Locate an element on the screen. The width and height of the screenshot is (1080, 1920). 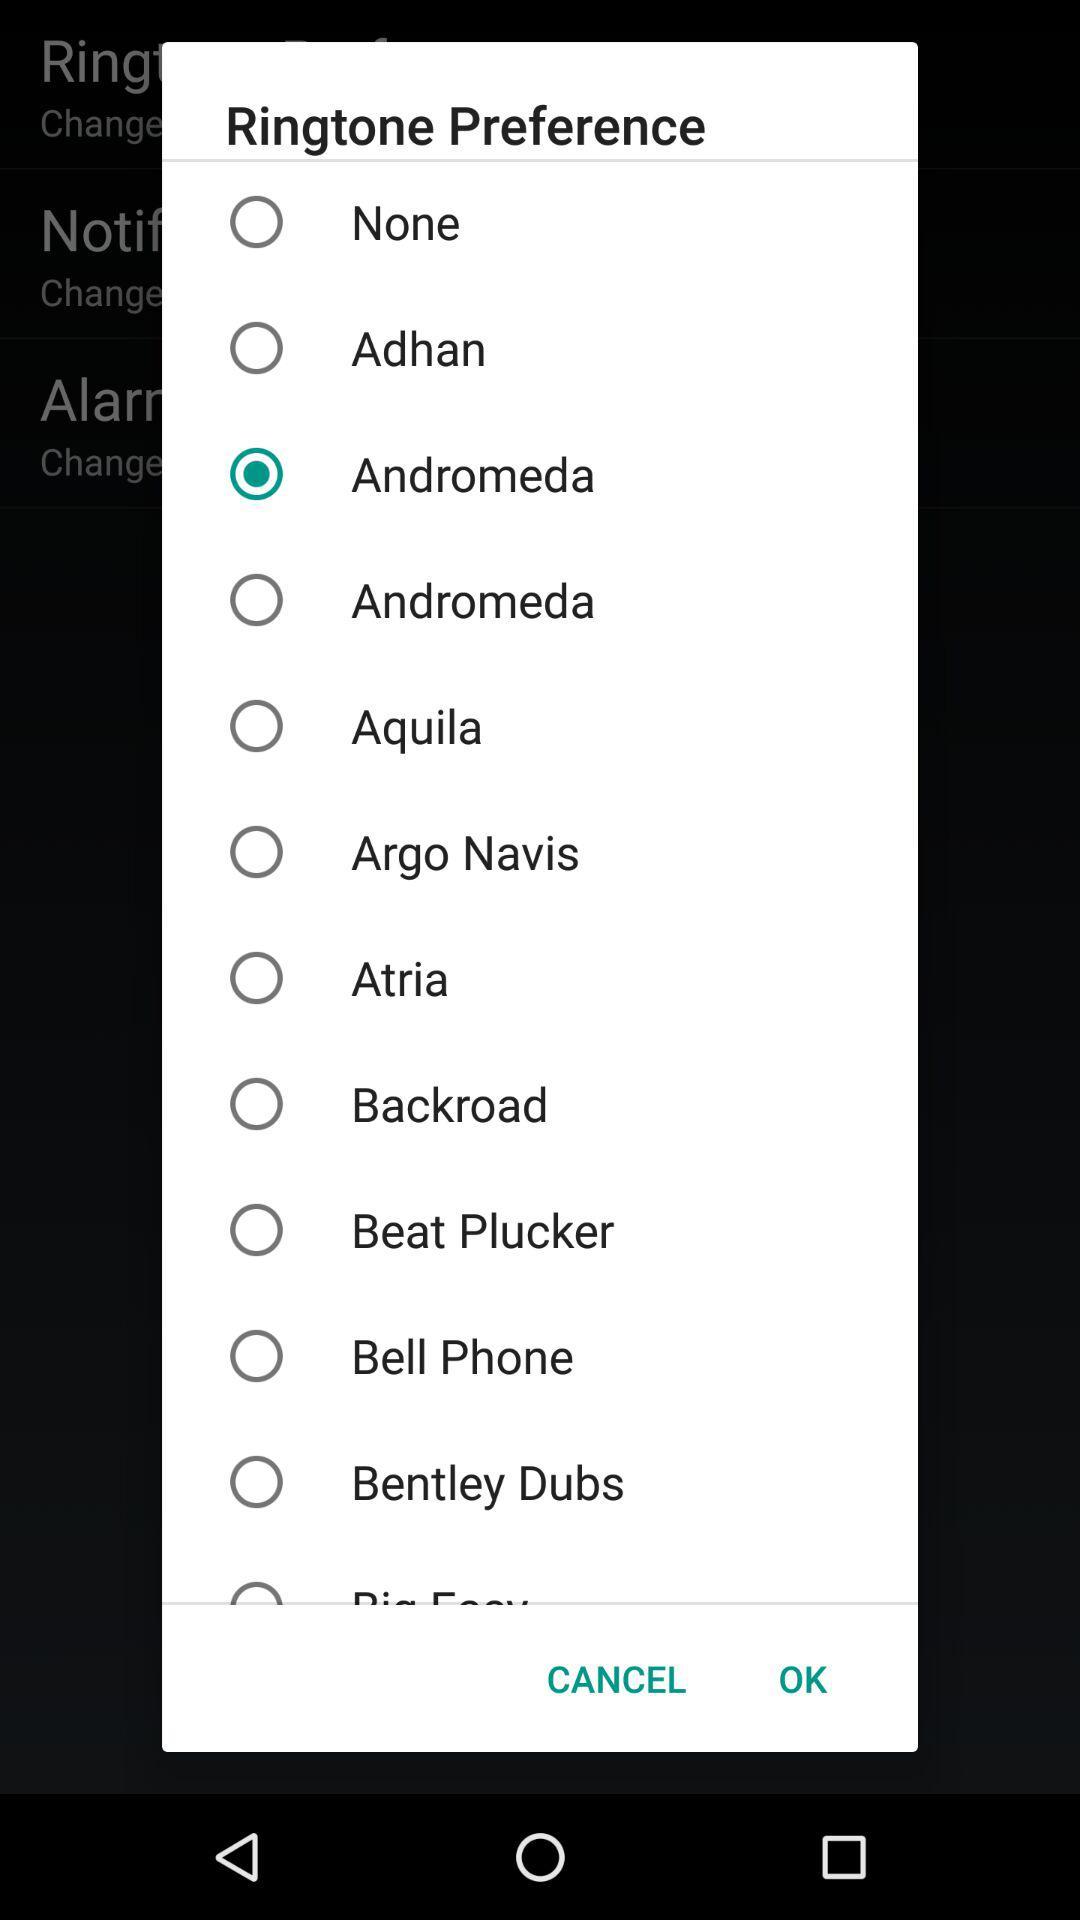
icon to the right of the cancel icon is located at coordinates (801, 1678).